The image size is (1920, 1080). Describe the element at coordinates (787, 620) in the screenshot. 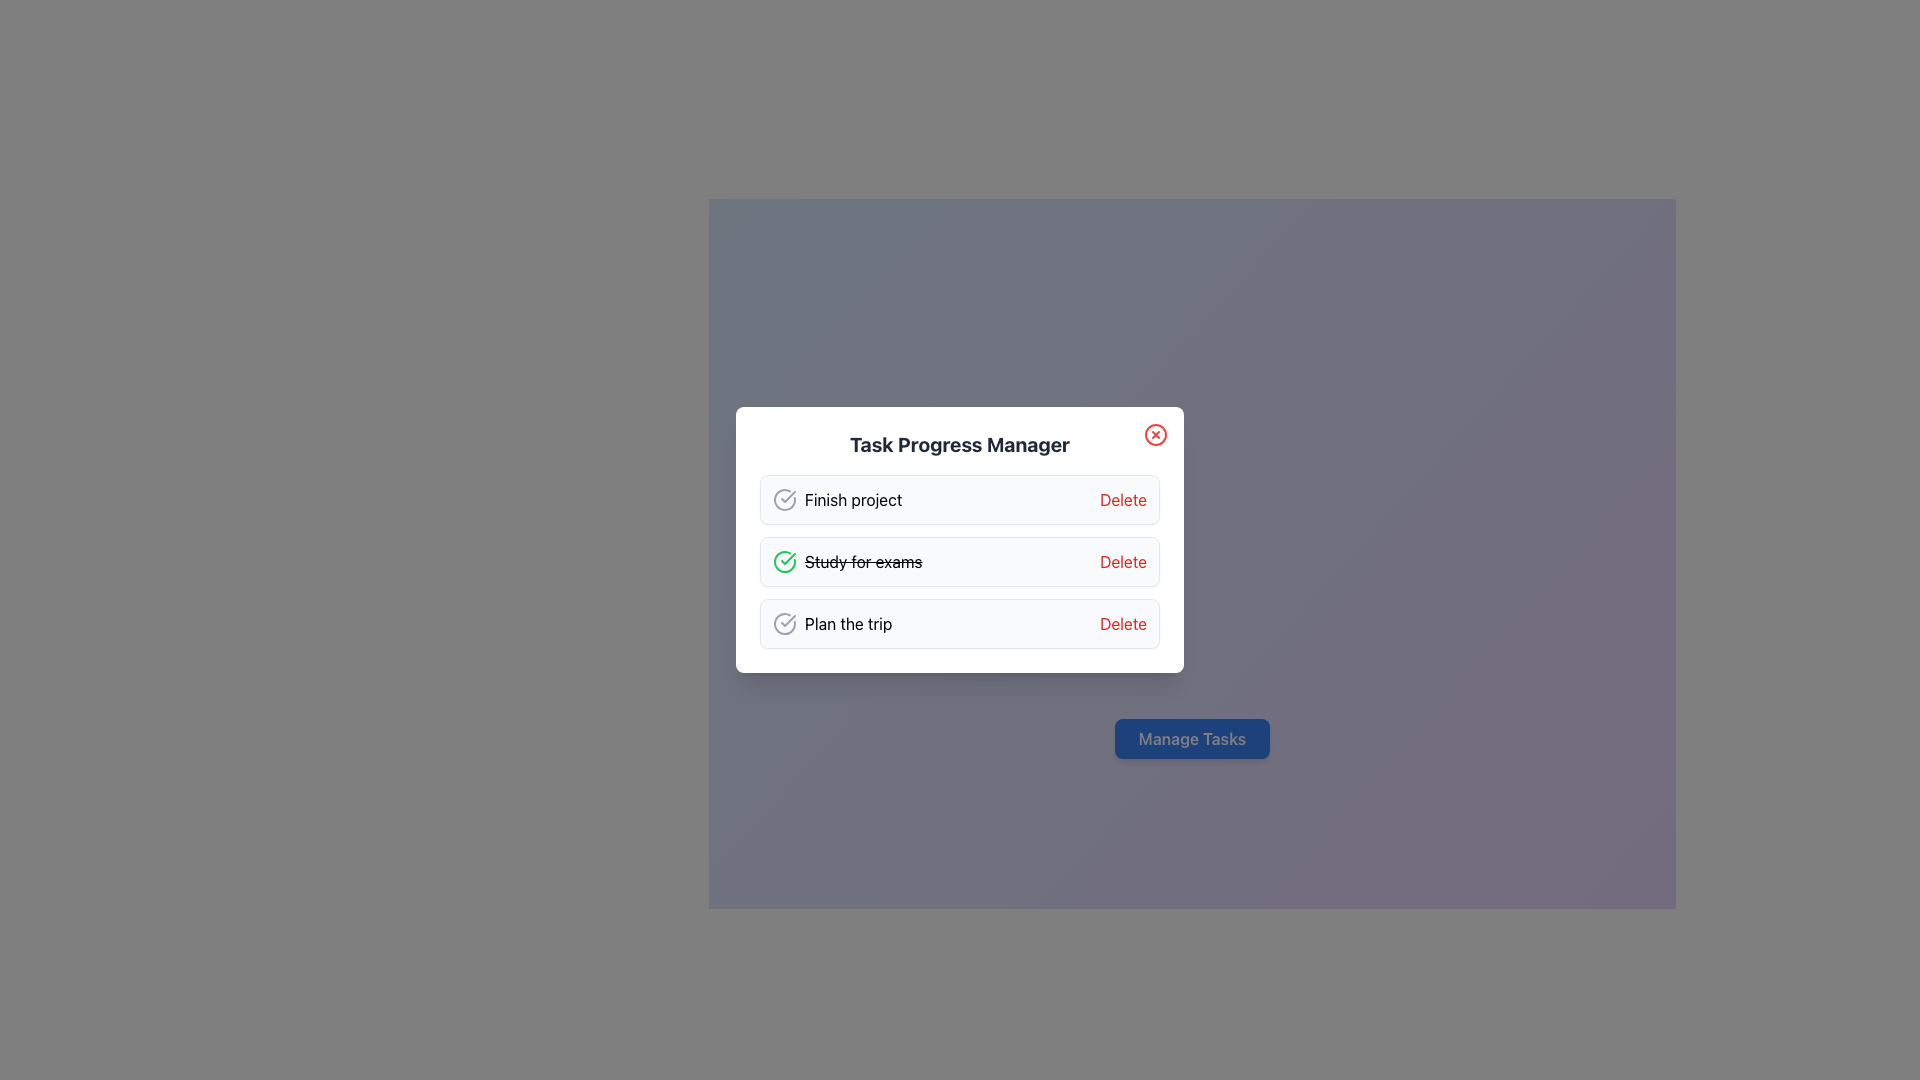

I see `the decorative graphical icon indicating task completion, located to the left of the text 'Study for exams.'` at that location.